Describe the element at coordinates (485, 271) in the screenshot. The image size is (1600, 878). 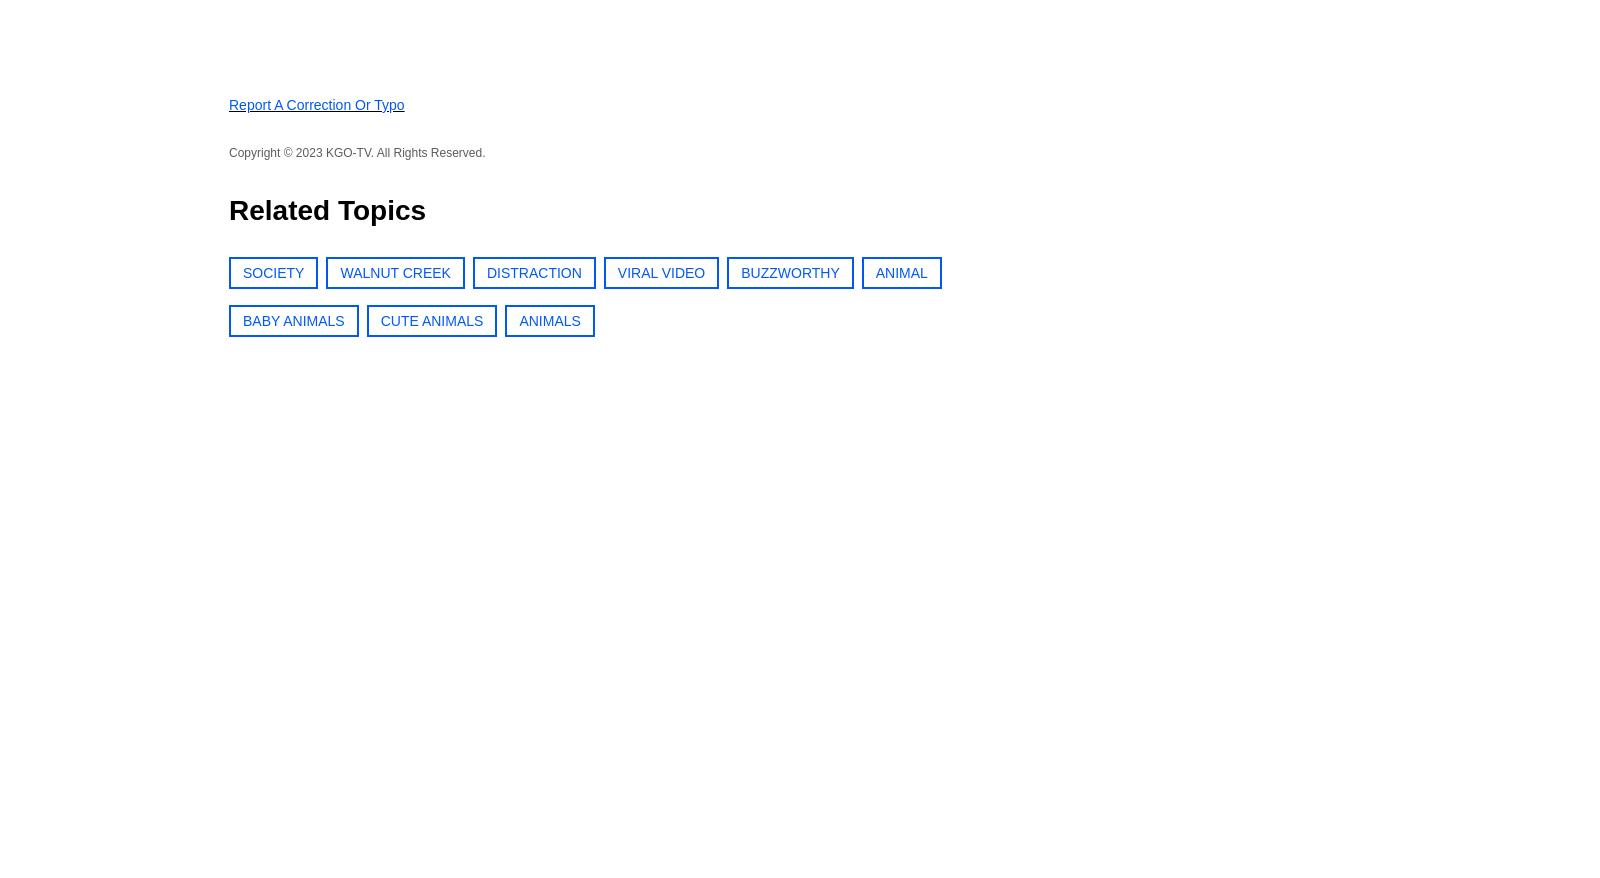
I see `'DISTRACTION'` at that location.